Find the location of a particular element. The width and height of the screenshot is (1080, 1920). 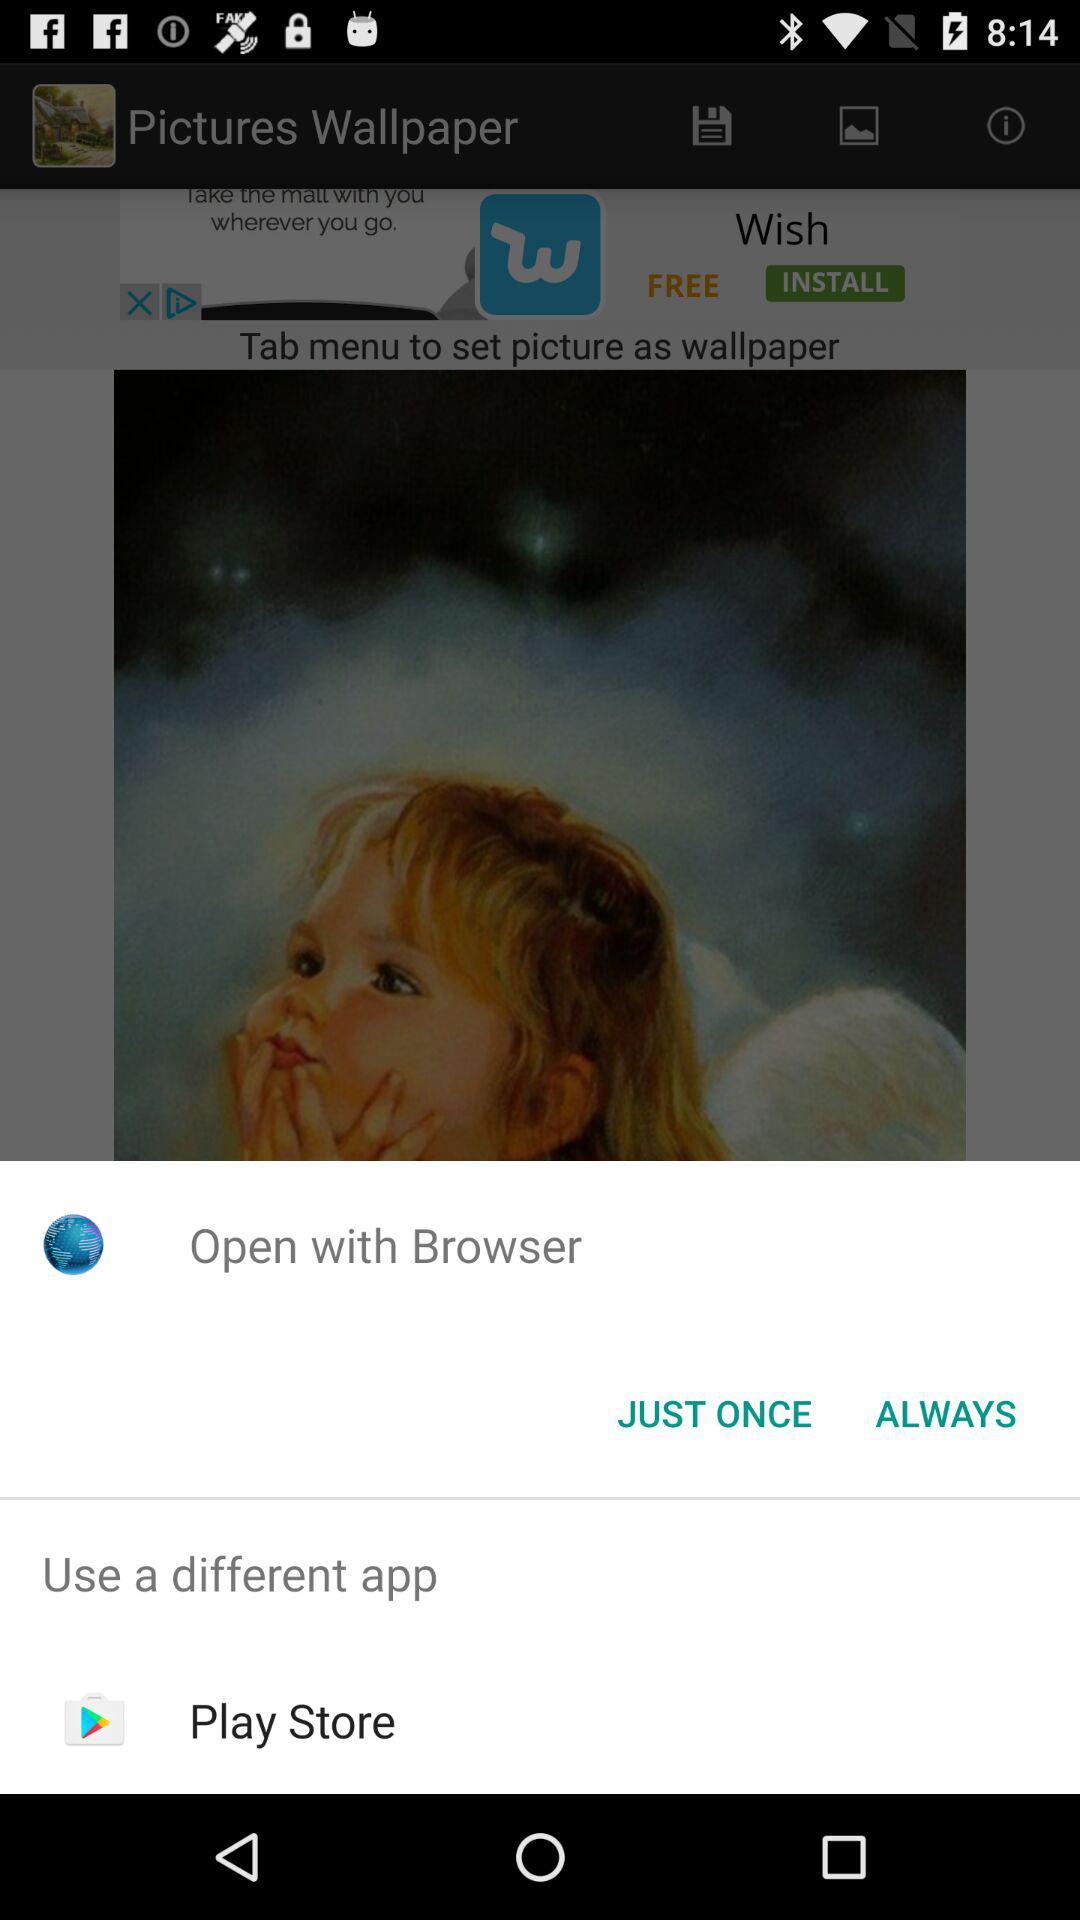

app above play store is located at coordinates (540, 1572).